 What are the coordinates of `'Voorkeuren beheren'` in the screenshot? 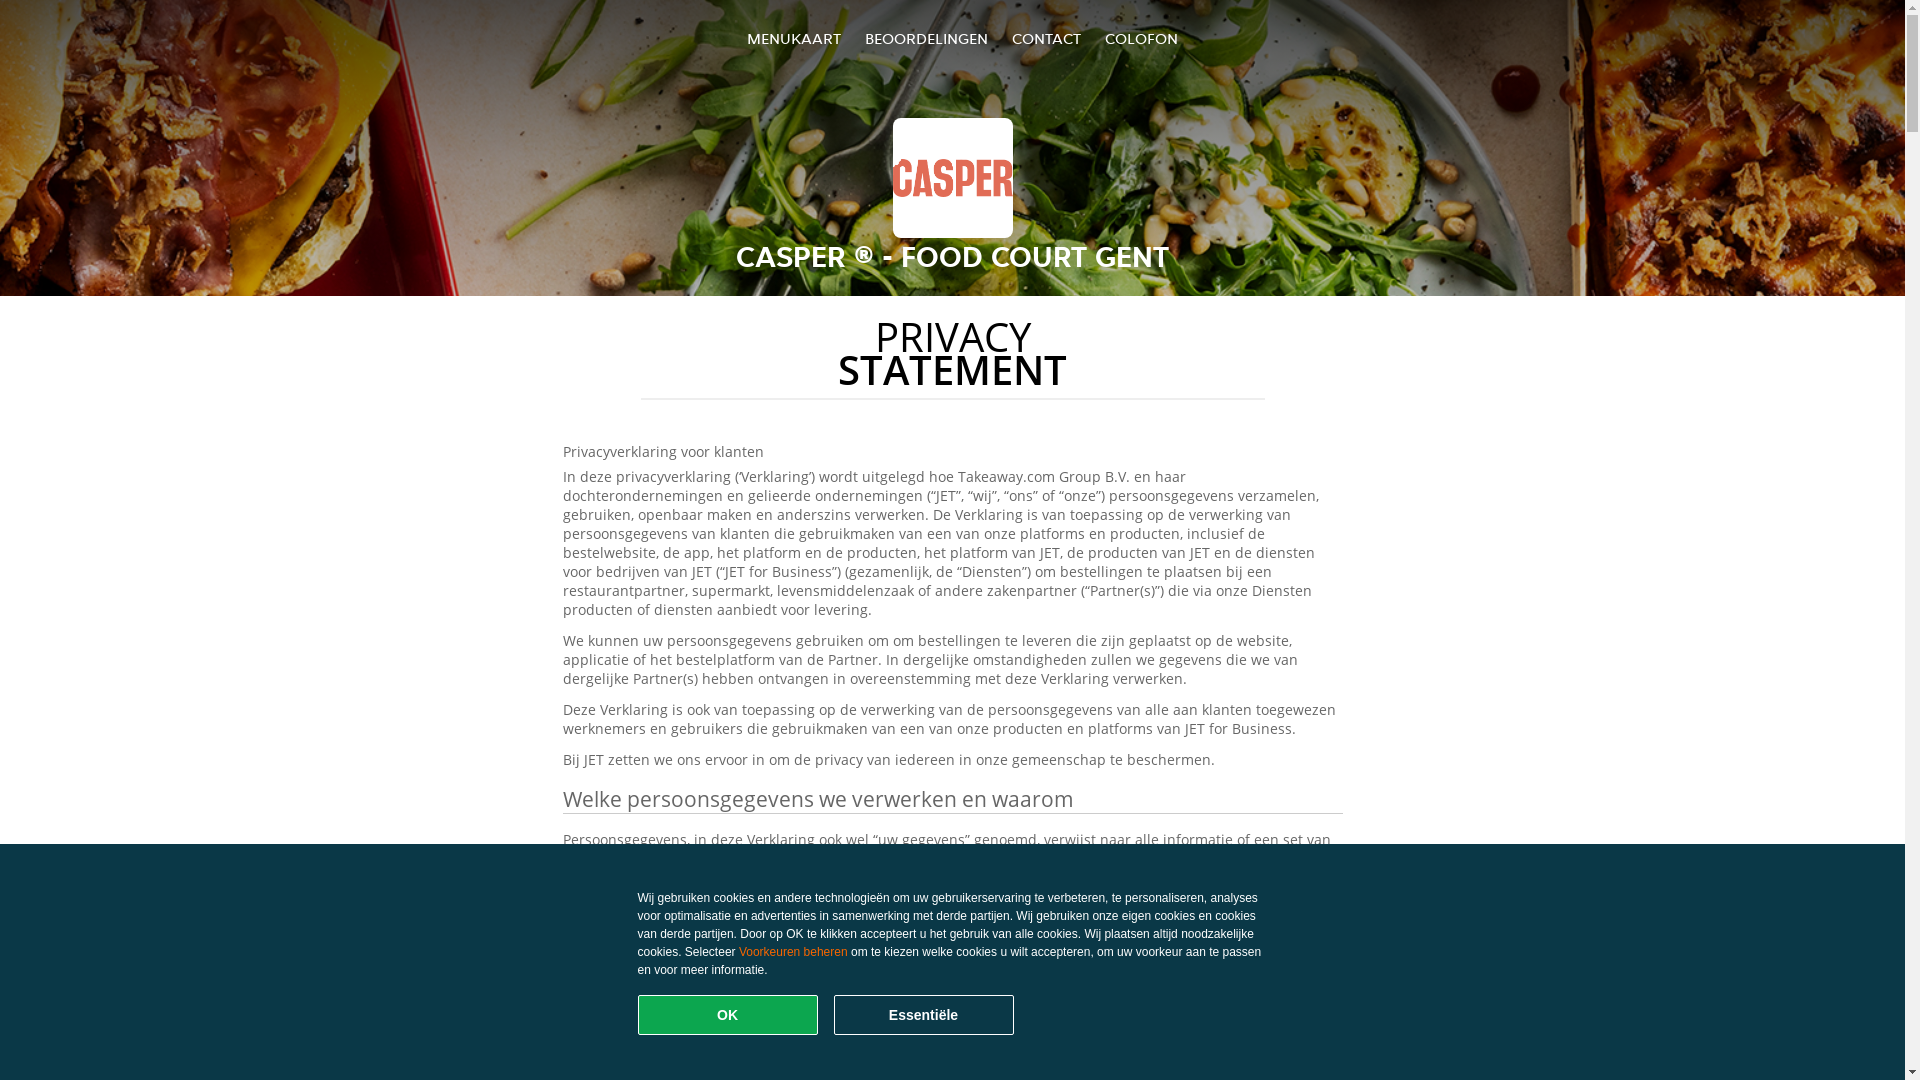 It's located at (792, 951).